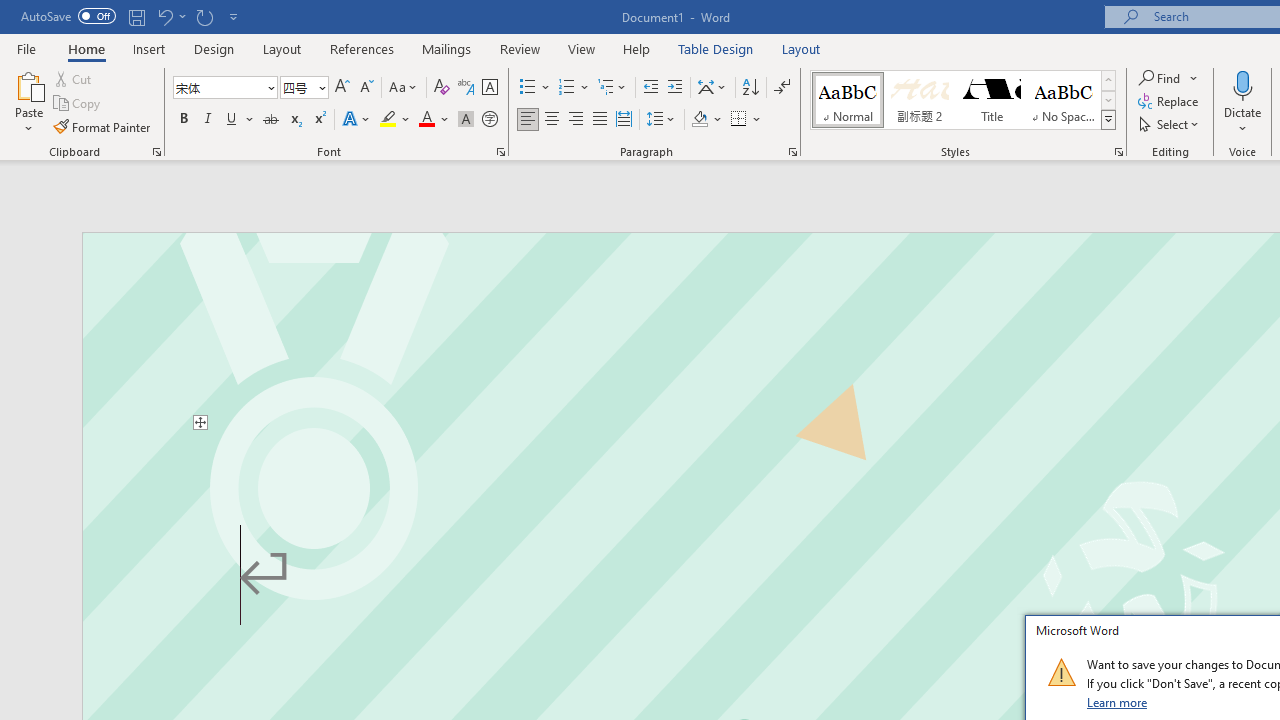  I want to click on 'AutomationID: QuickStylesGallery', so click(963, 100).